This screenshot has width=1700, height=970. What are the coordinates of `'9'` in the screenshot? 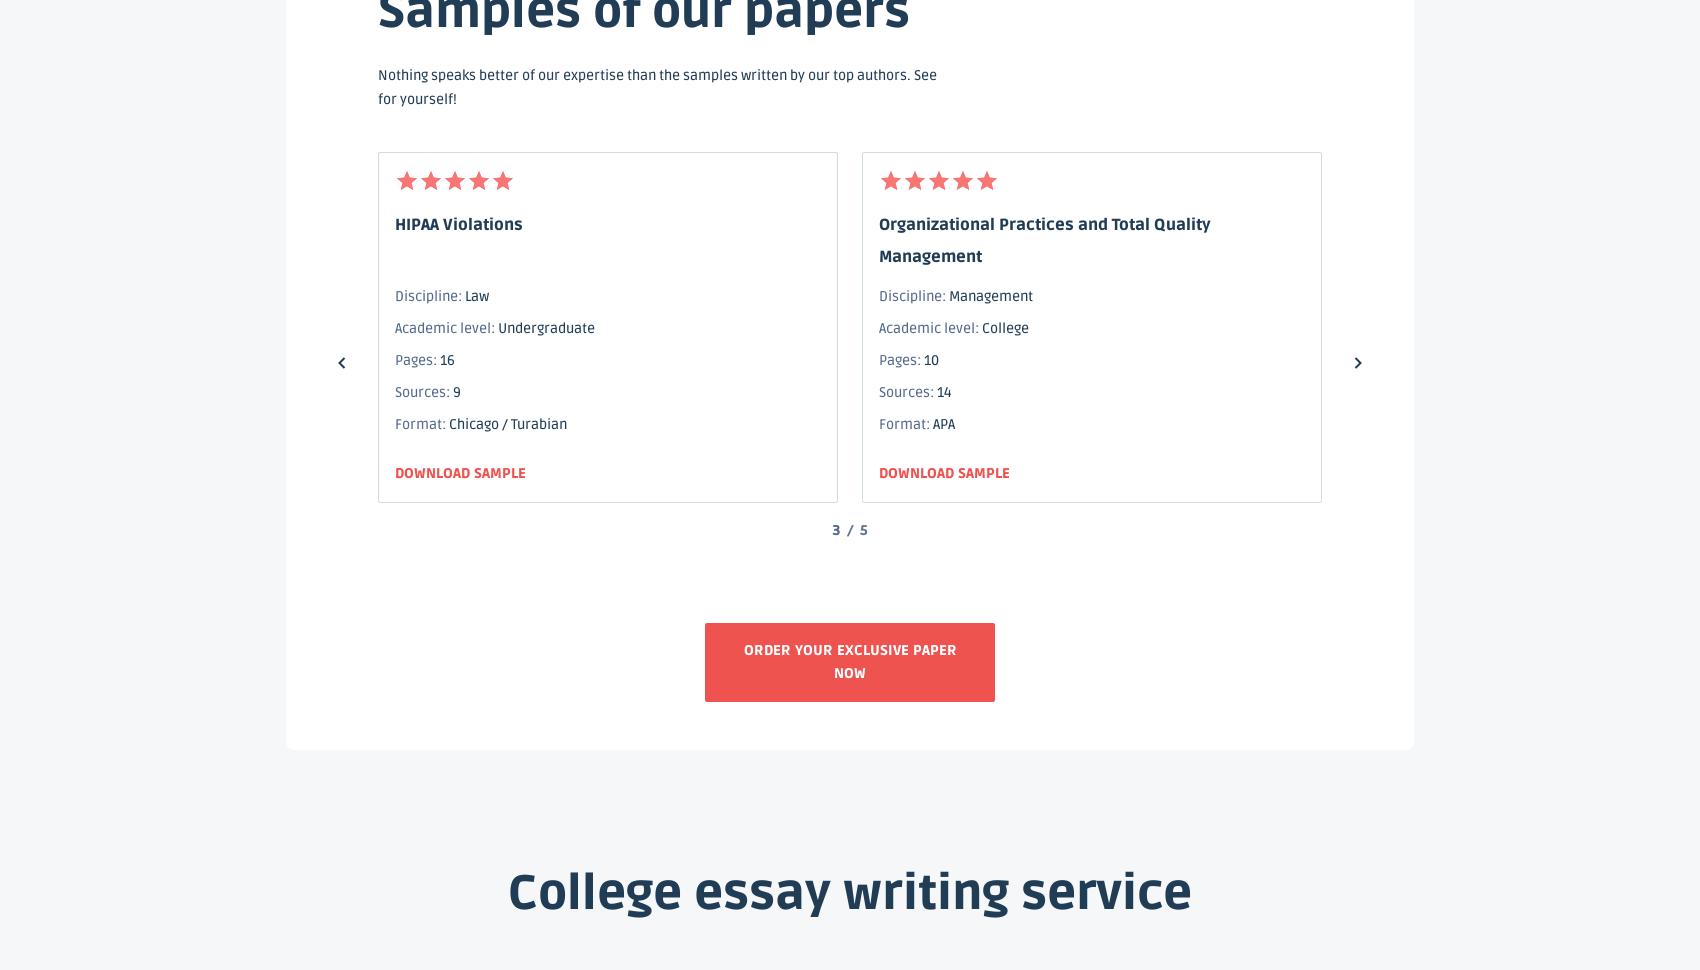 It's located at (456, 391).